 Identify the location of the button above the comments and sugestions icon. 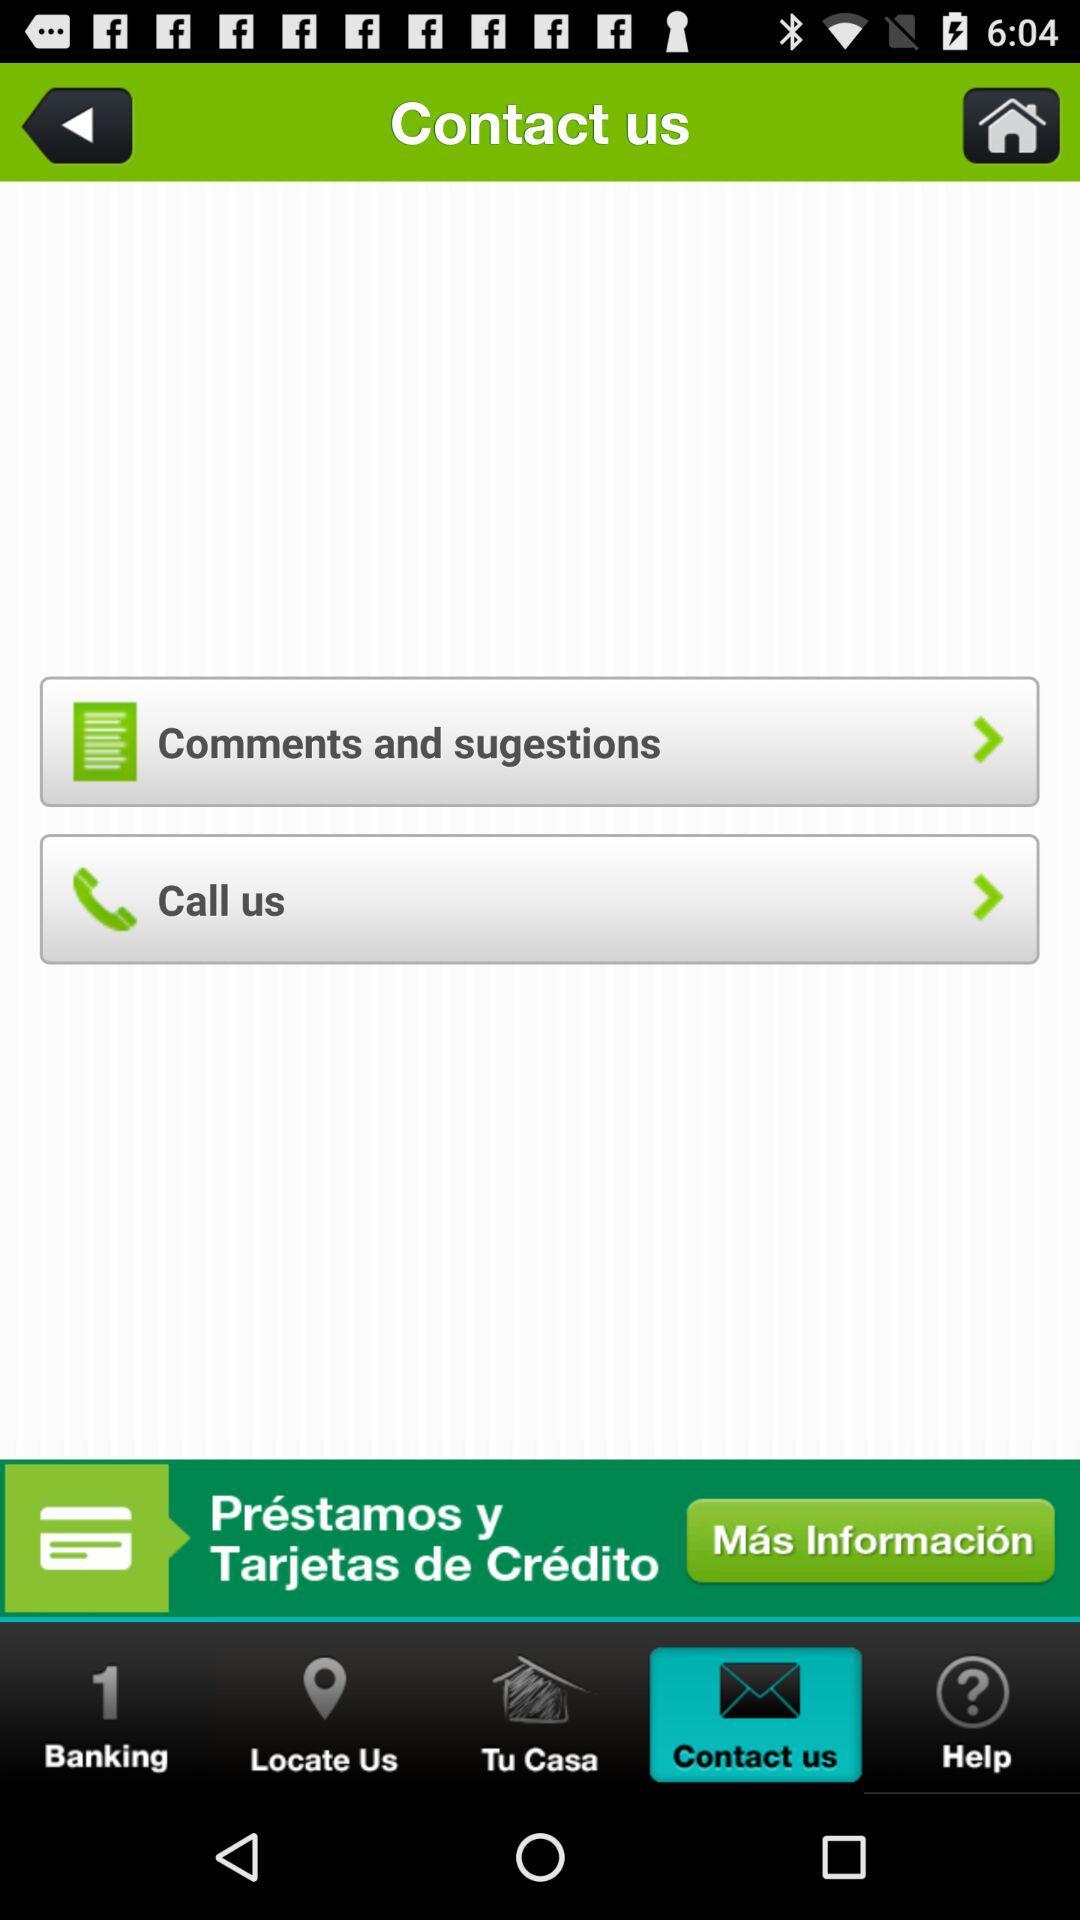
(999, 121).